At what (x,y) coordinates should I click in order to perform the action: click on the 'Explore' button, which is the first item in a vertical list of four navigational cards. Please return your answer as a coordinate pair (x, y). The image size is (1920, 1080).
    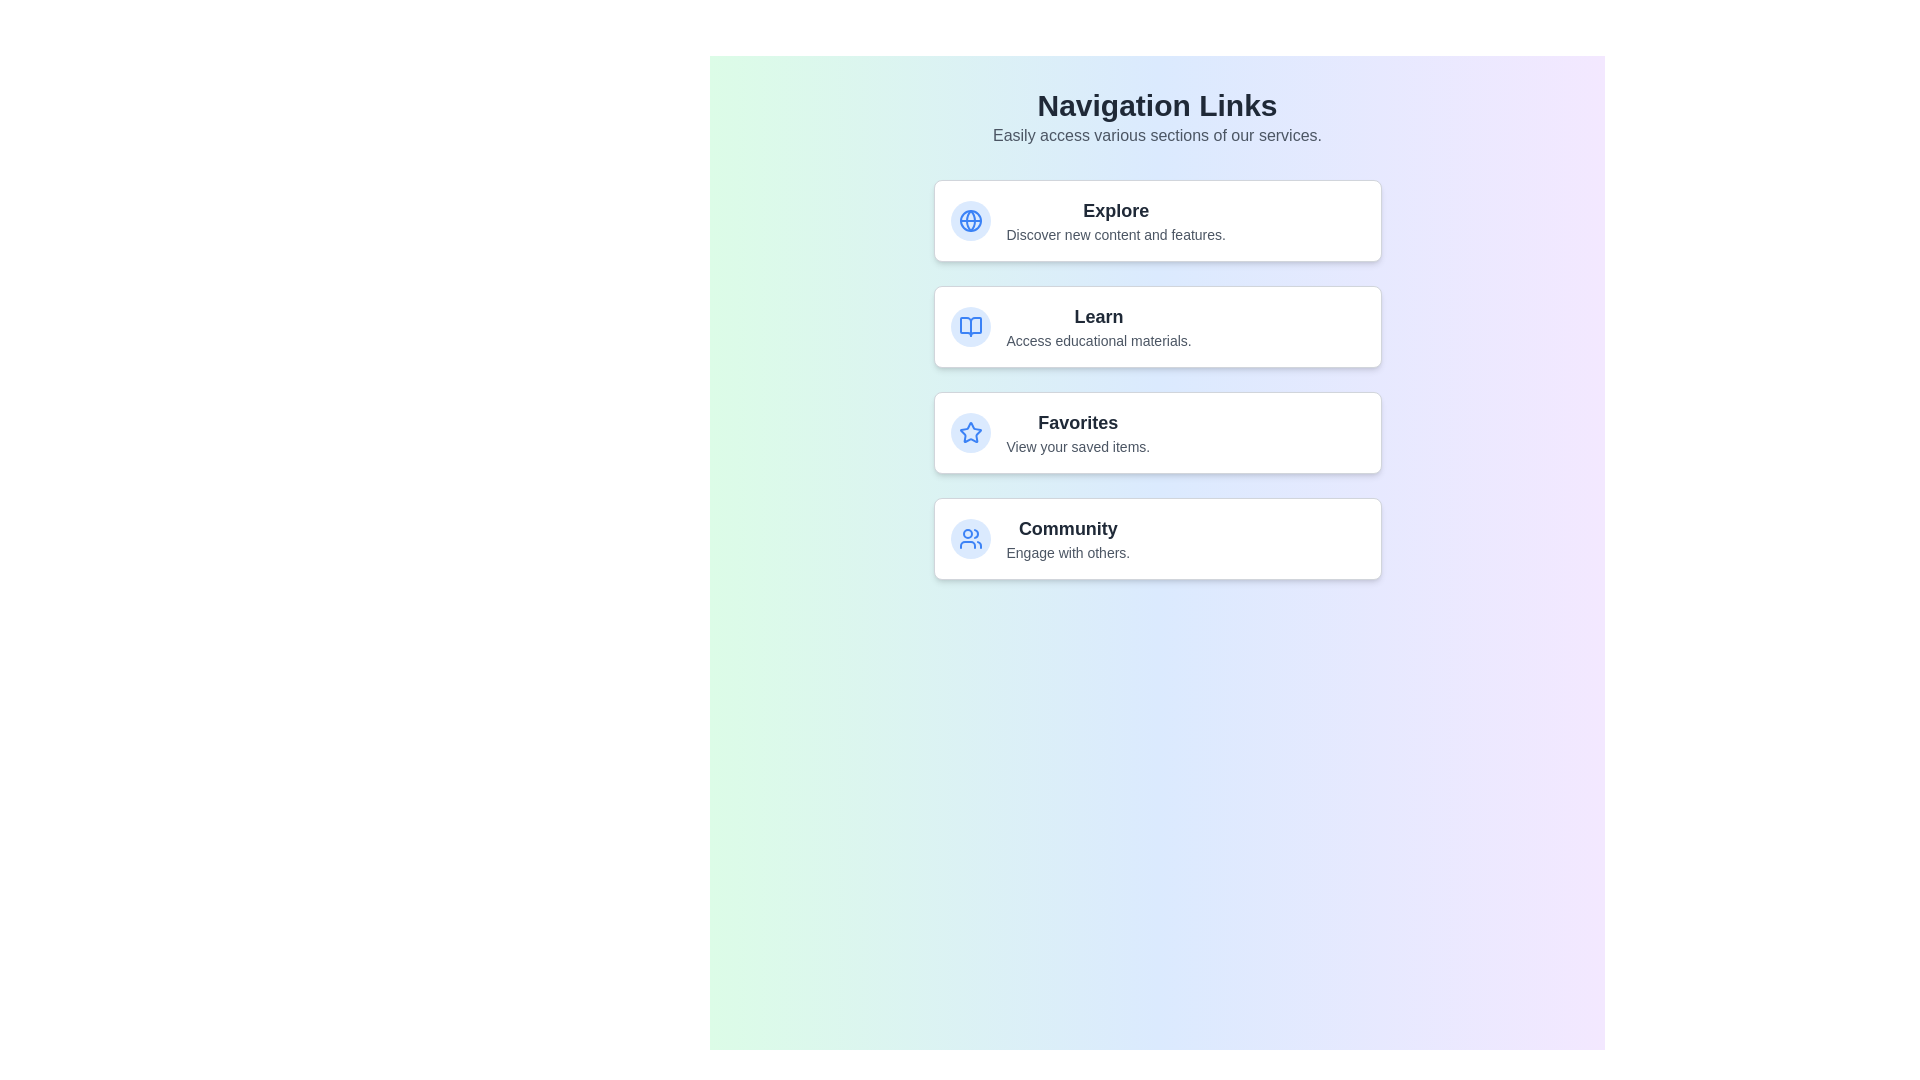
    Looking at the image, I should click on (1157, 220).